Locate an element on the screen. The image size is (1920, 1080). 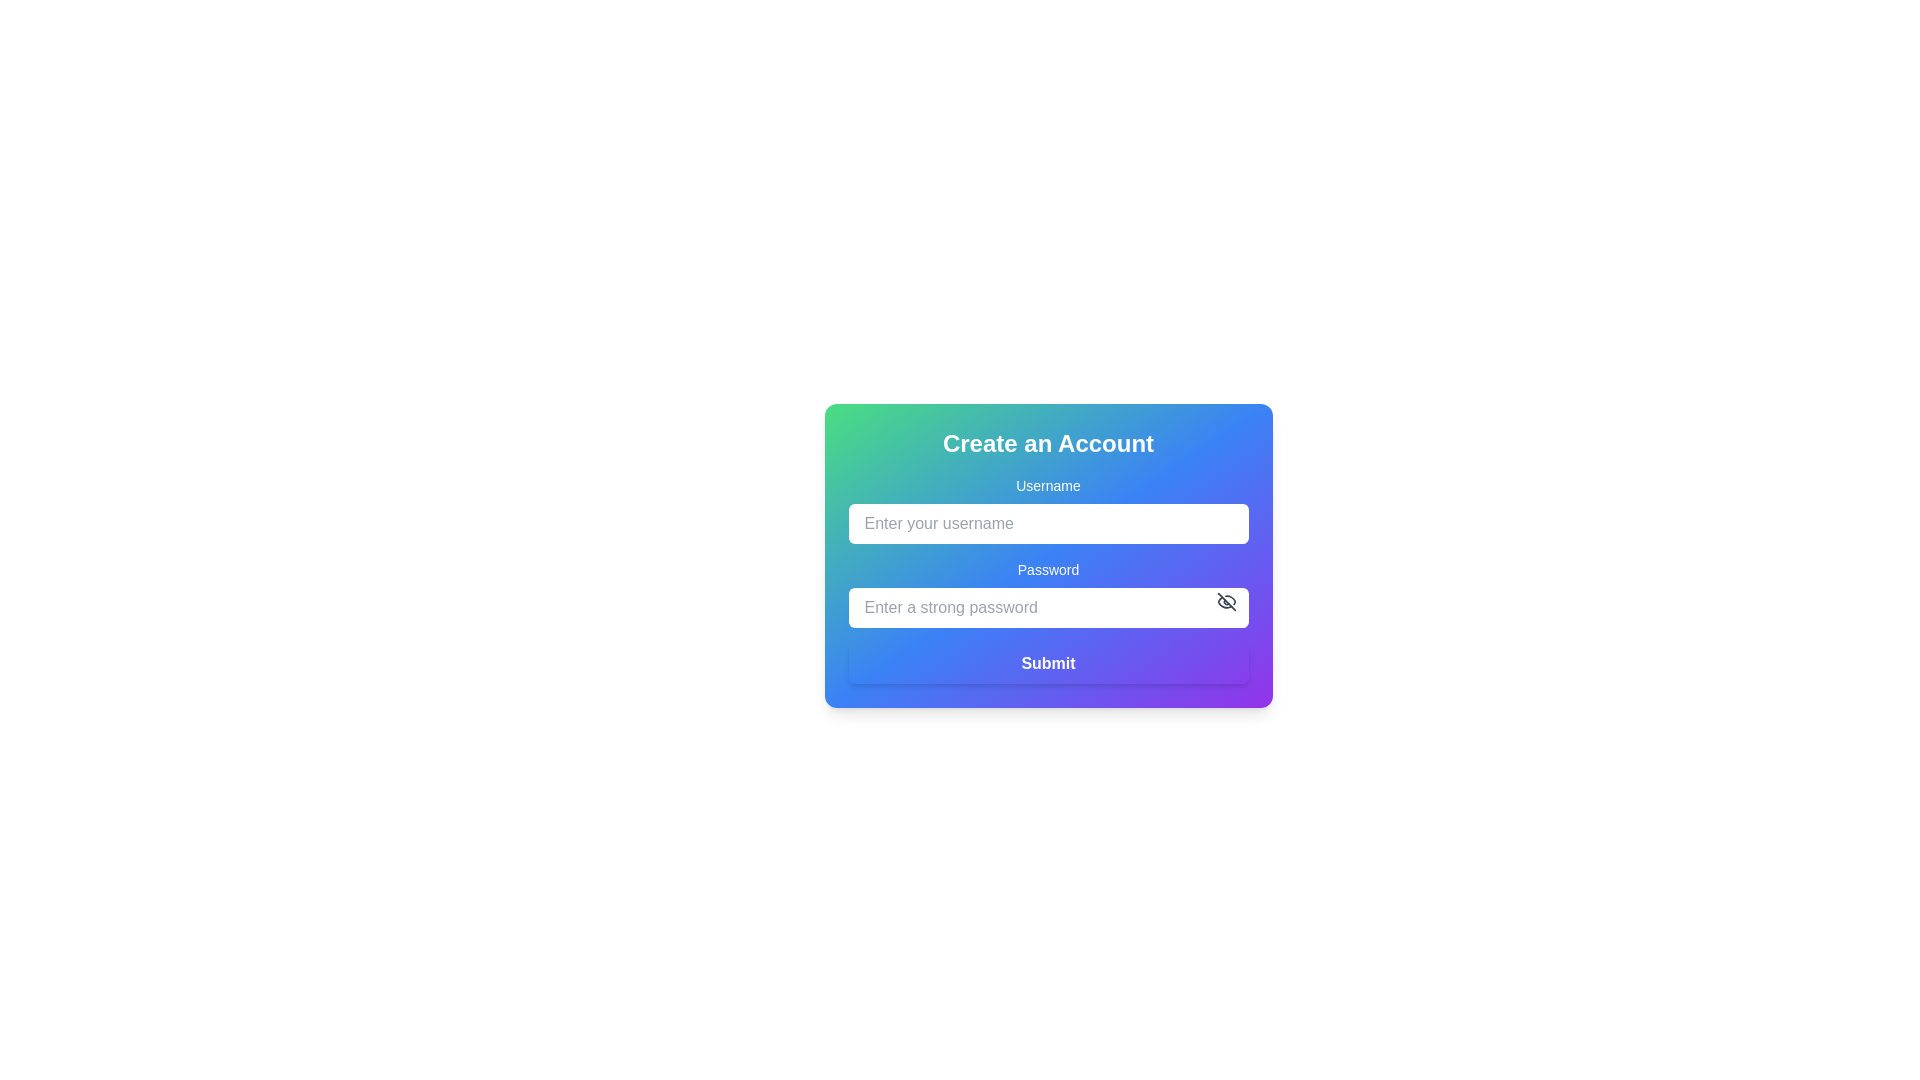
the 'Password' label, which is a small text label in white font on a multicolored gradient background, located above the password input field in the 'Create an Account' form is located at coordinates (1047, 570).